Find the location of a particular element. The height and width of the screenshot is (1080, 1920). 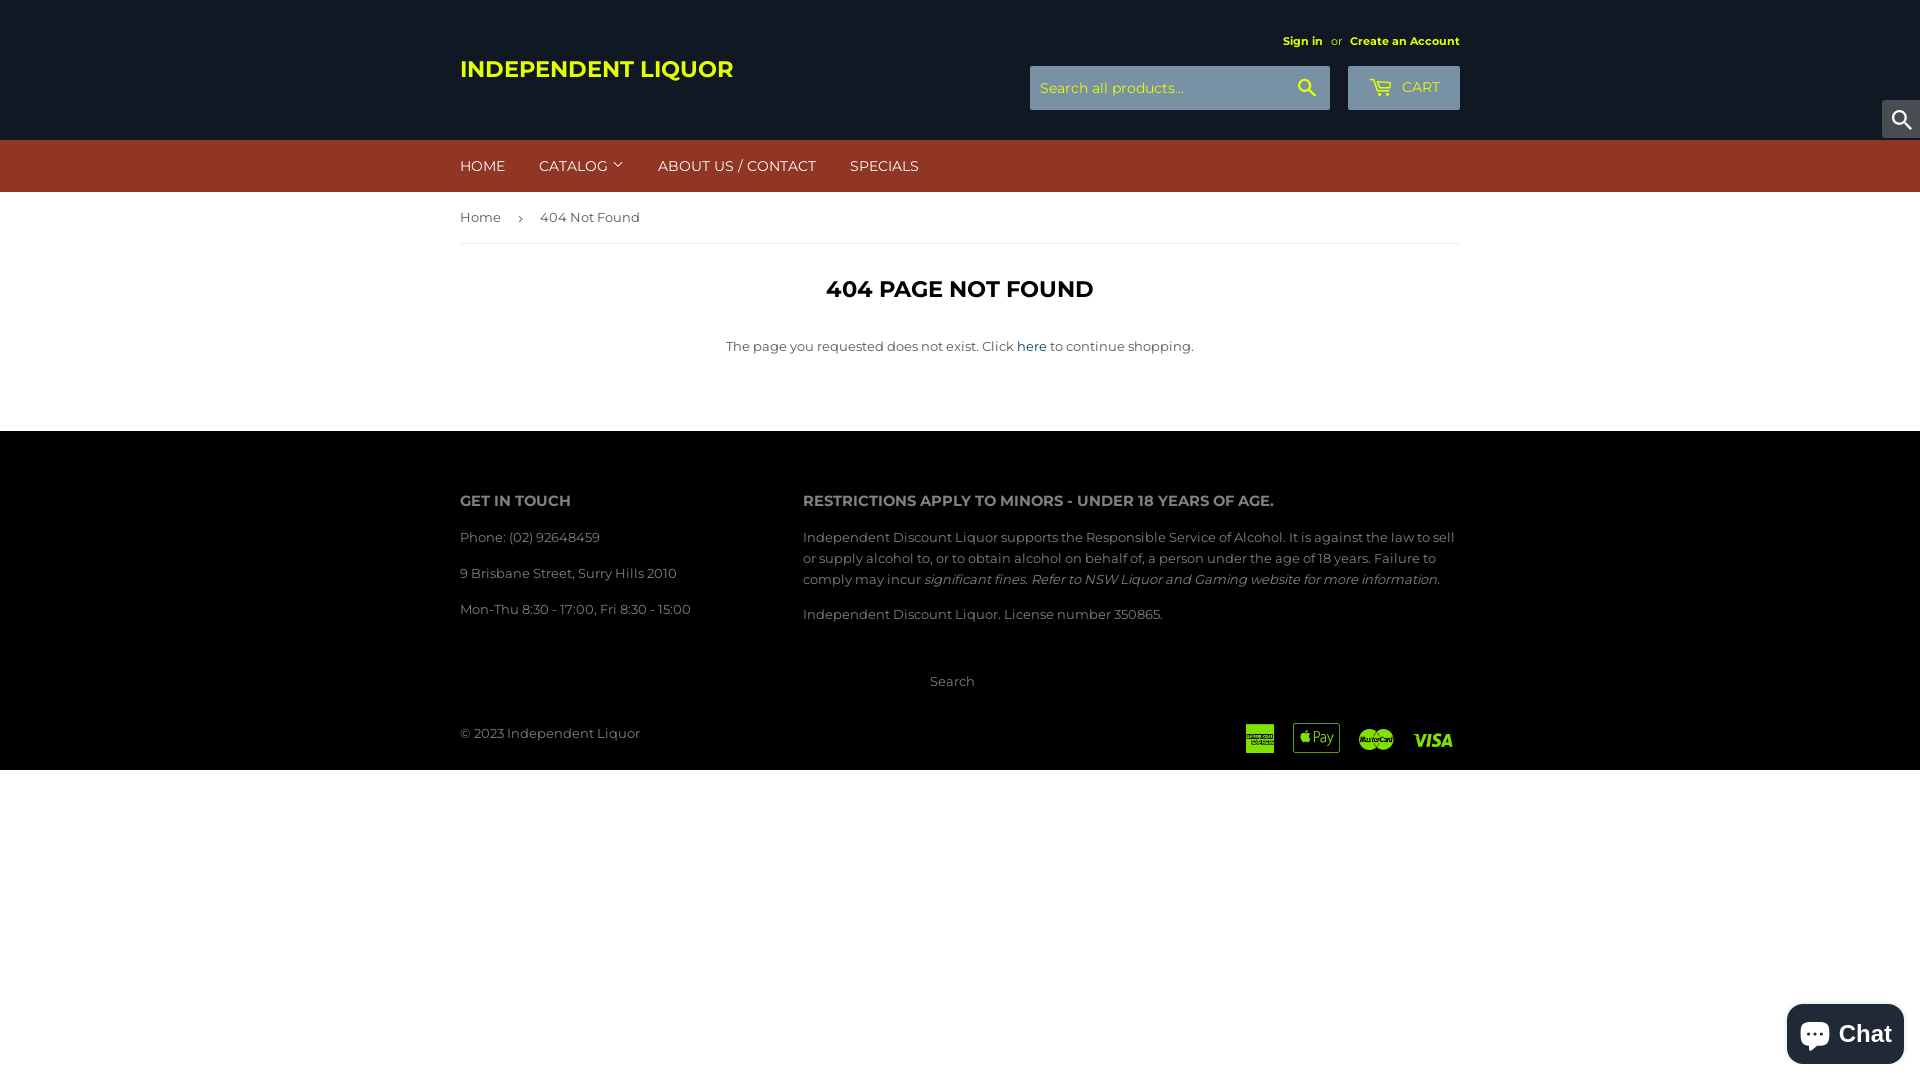

'Home' is located at coordinates (484, 217).